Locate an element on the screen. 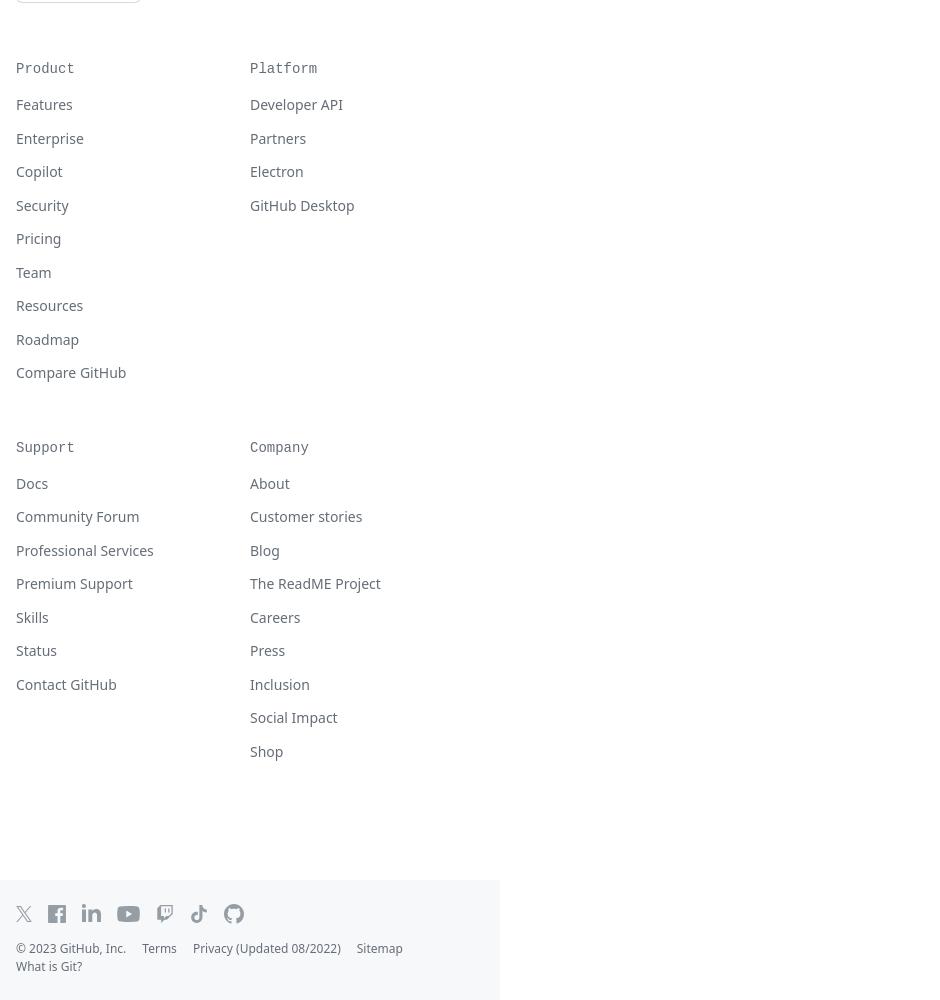 The width and height of the screenshot is (940, 1000). 'Updated 08/2022' is located at coordinates (287, 947).